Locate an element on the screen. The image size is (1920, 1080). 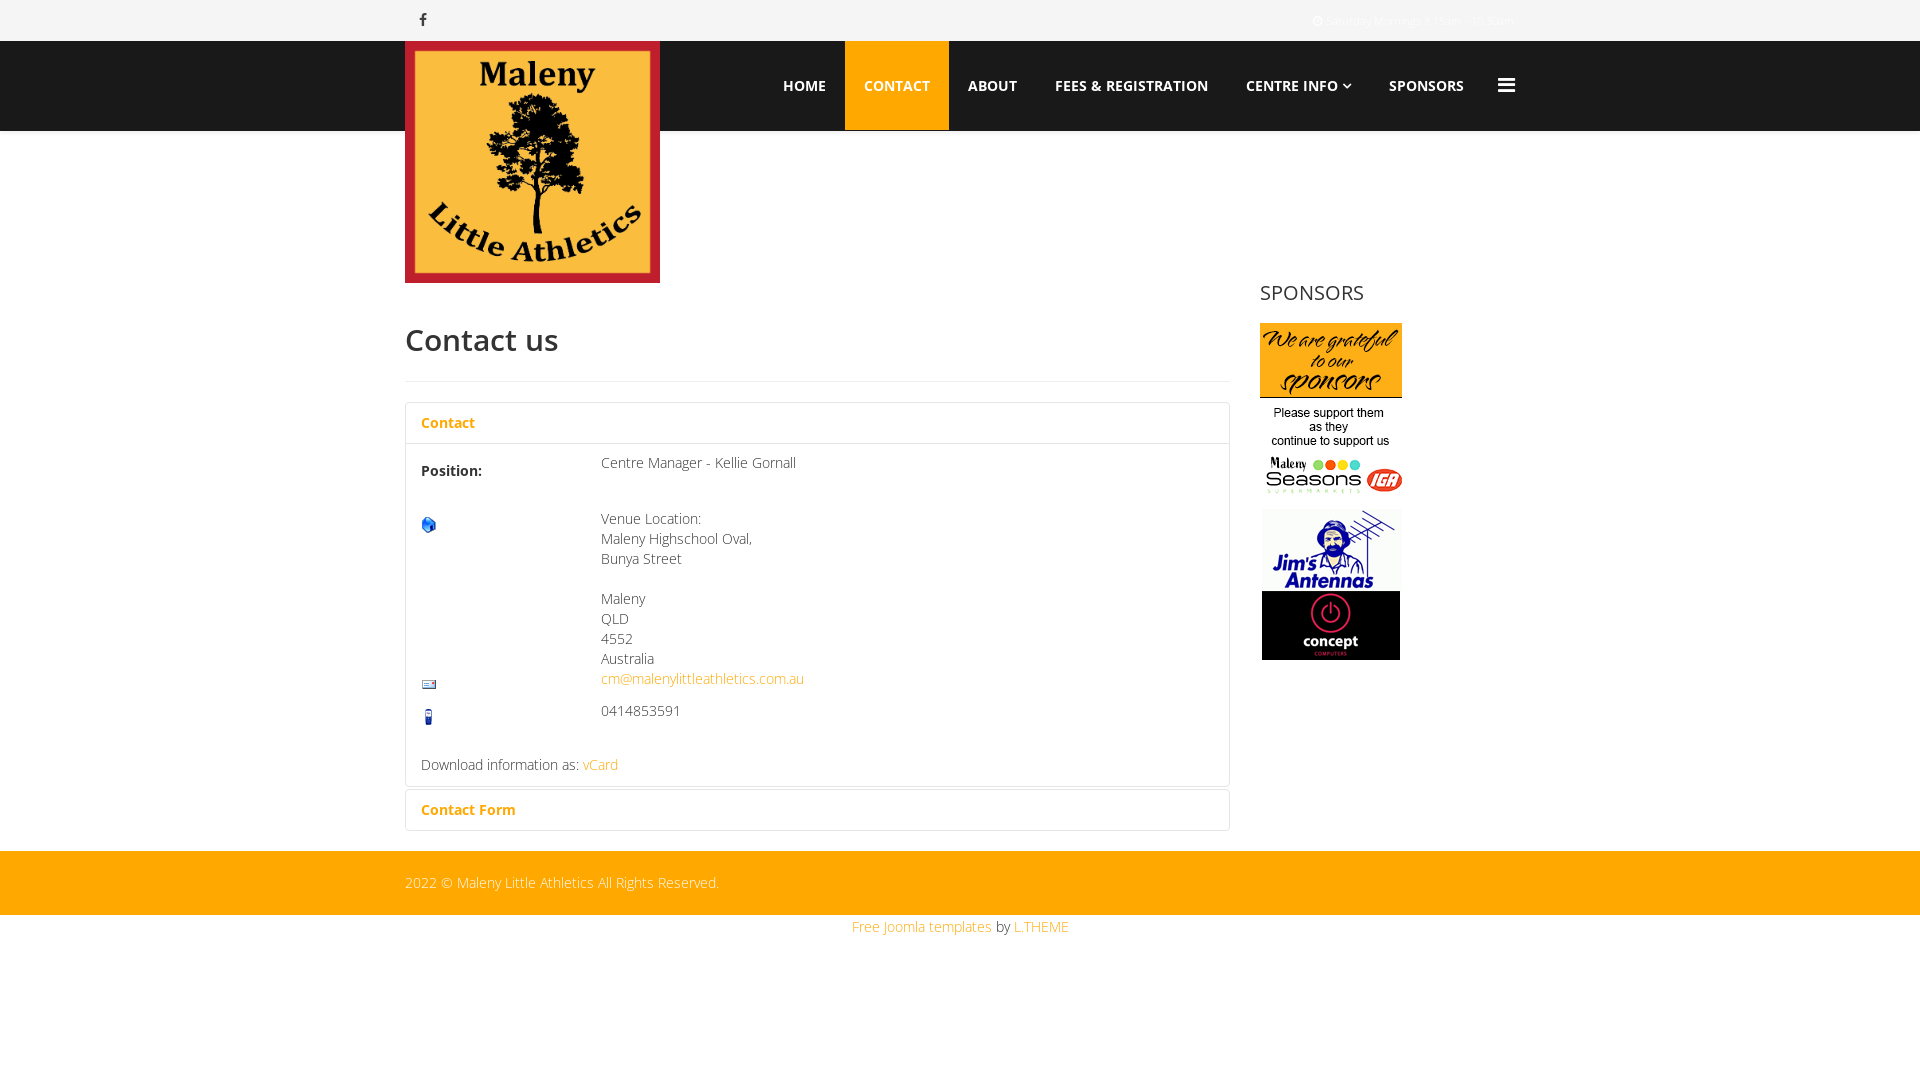
'CONTACT' is located at coordinates (896, 84).